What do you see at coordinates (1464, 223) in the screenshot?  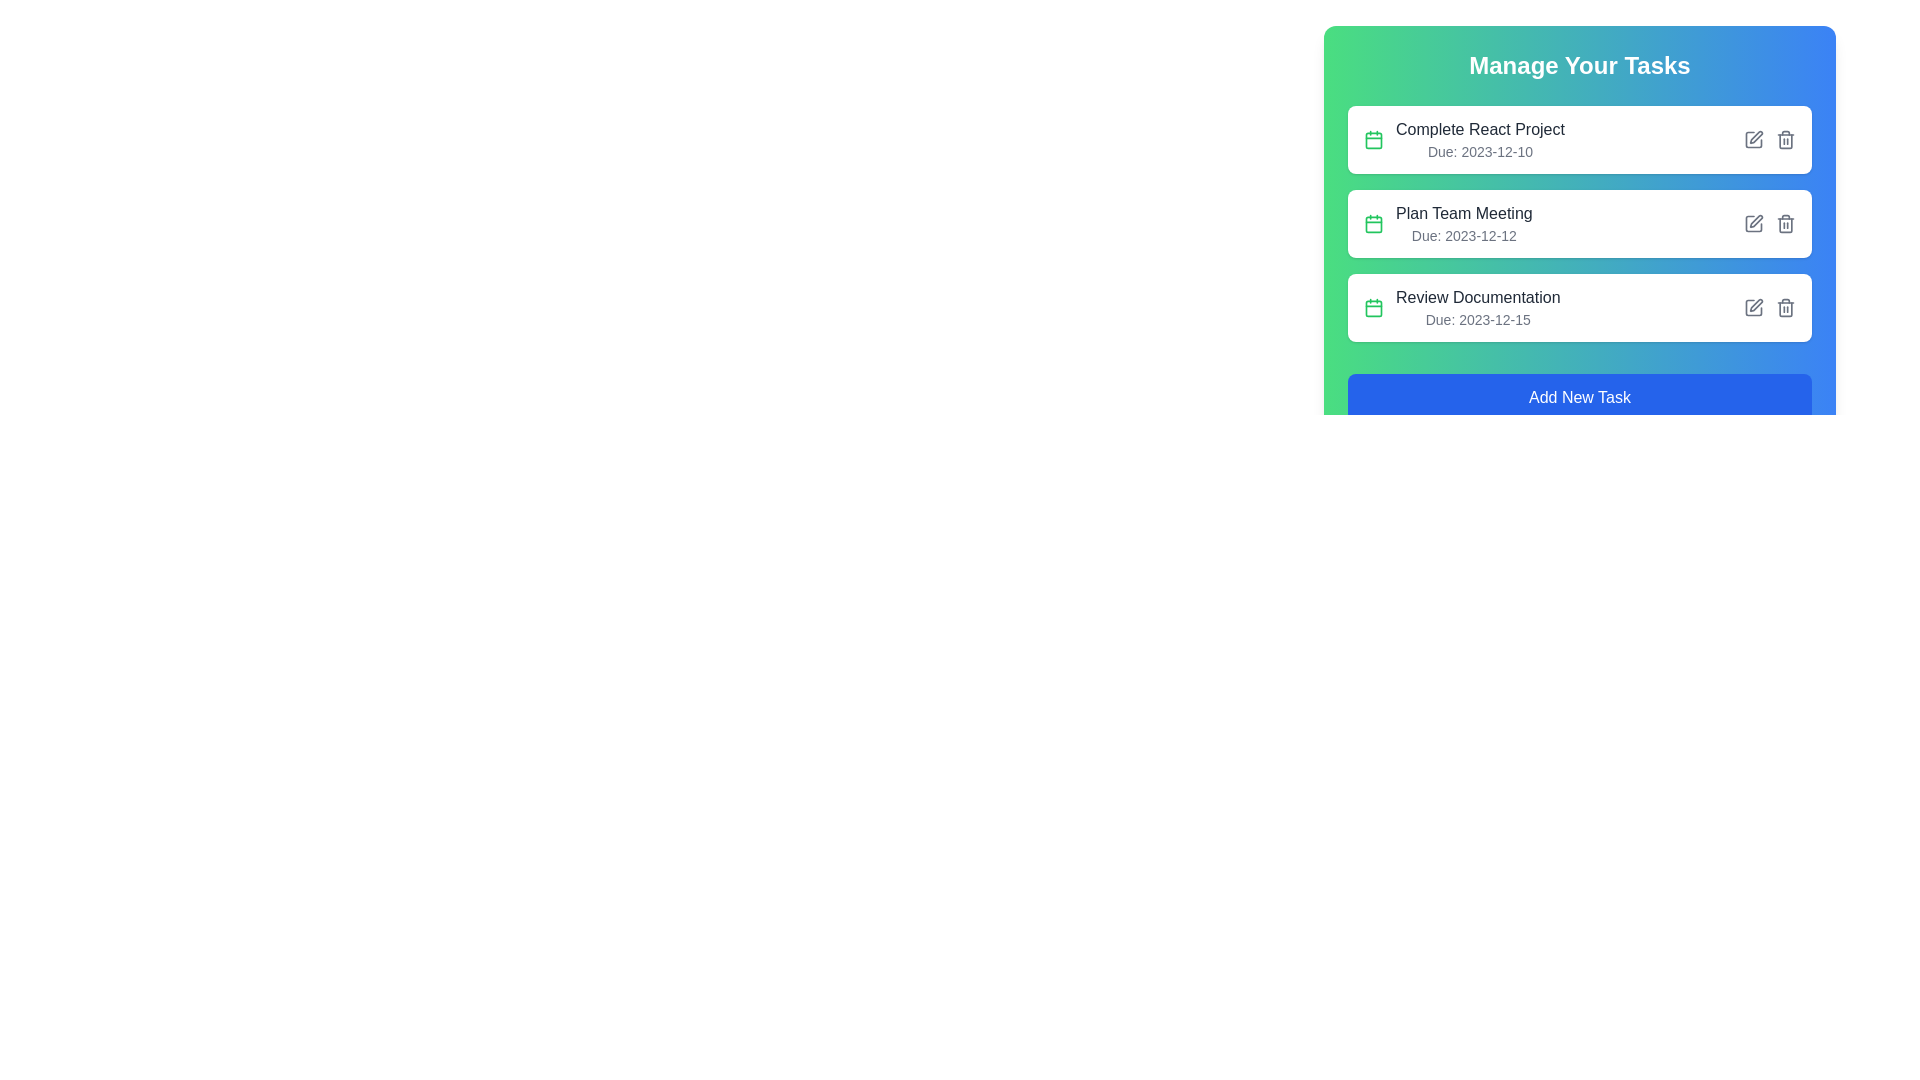 I see `or click the text block titled 'Plan Team Meeting'` at bounding box center [1464, 223].